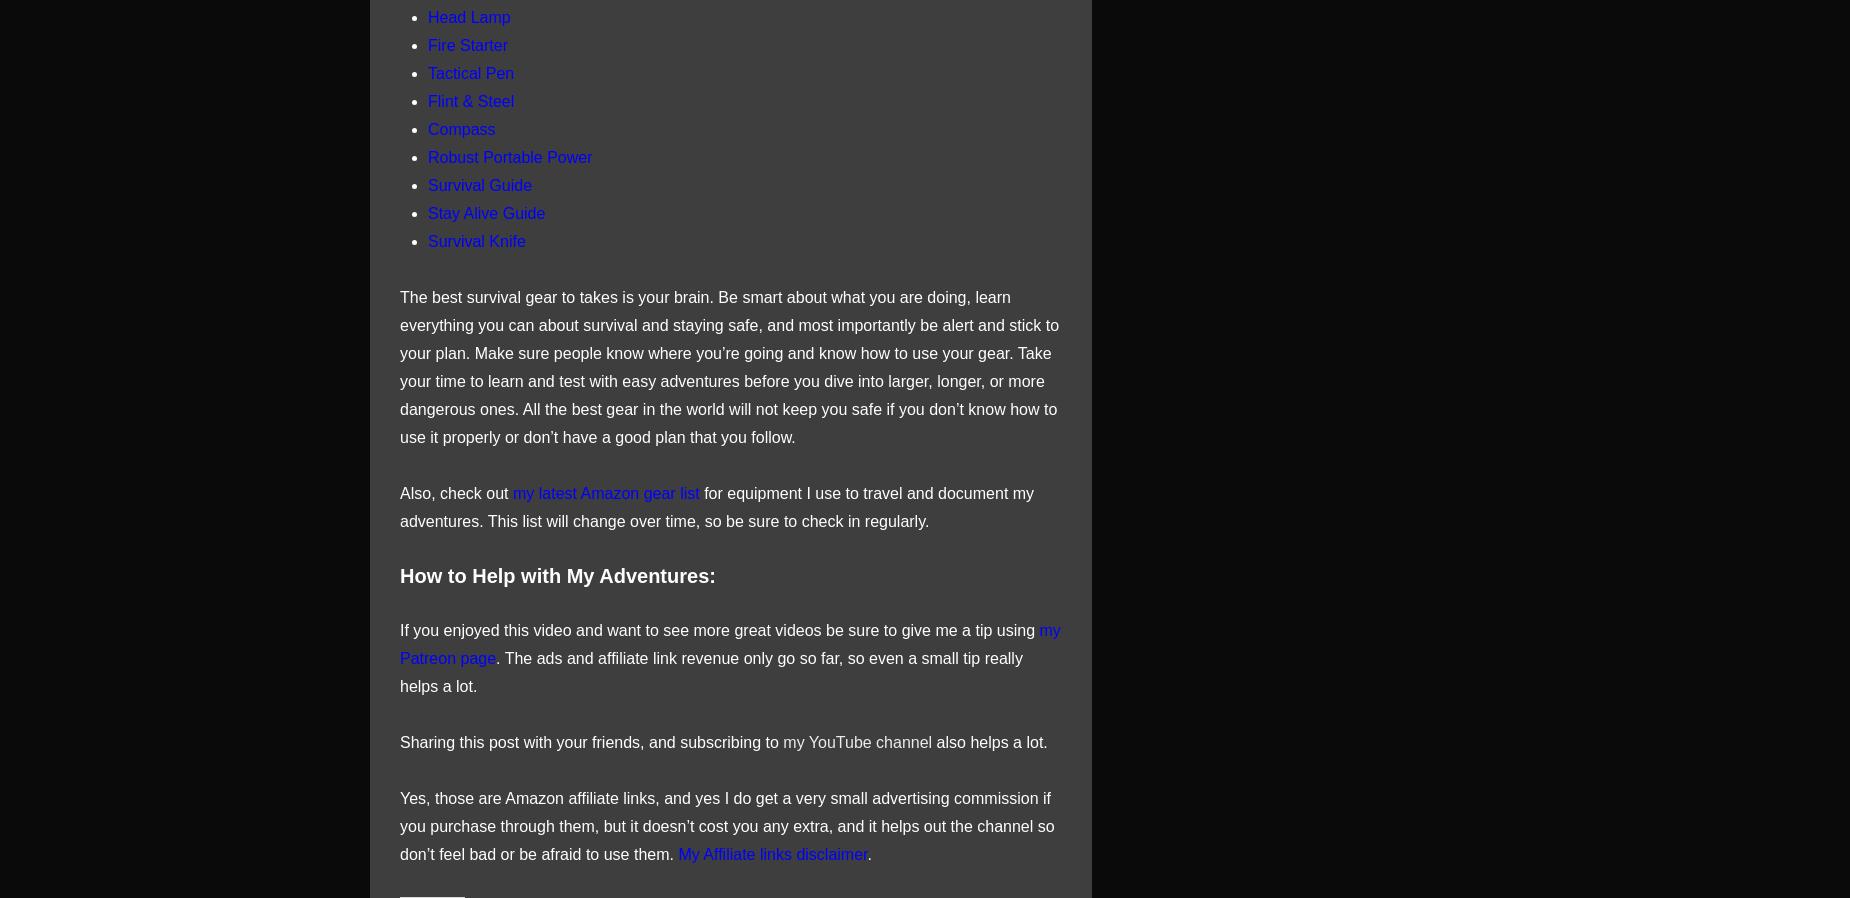 The image size is (1850, 898). What do you see at coordinates (717, 505) in the screenshot?
I see `'for equipment I use to travel and document my adventures. This list will change over time, so be sure to check in regularly.'` at bounding box center [717, 505].